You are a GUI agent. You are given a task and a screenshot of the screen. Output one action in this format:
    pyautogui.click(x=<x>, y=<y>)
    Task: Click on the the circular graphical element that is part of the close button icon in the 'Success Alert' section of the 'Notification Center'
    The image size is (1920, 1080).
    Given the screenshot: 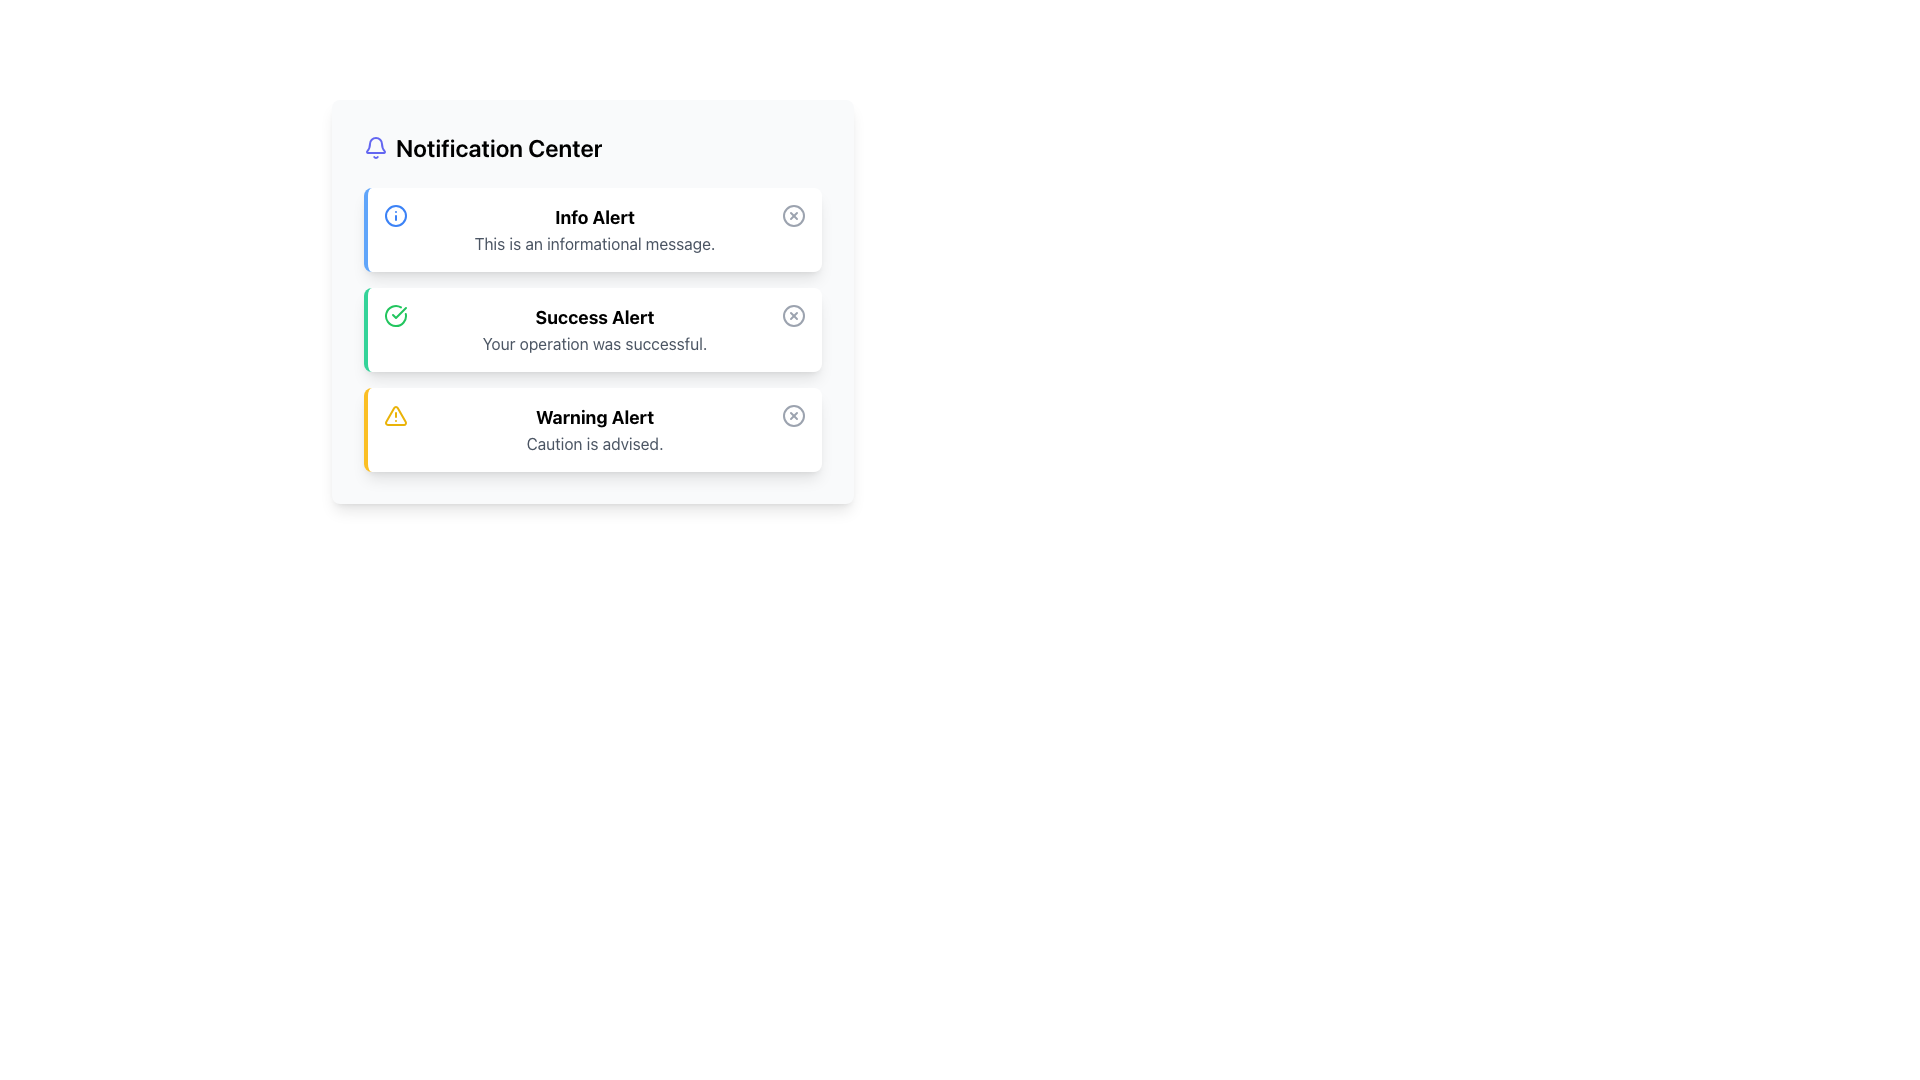 What is the action you would take?
    pyautogui.click(x=792, y=315)
    